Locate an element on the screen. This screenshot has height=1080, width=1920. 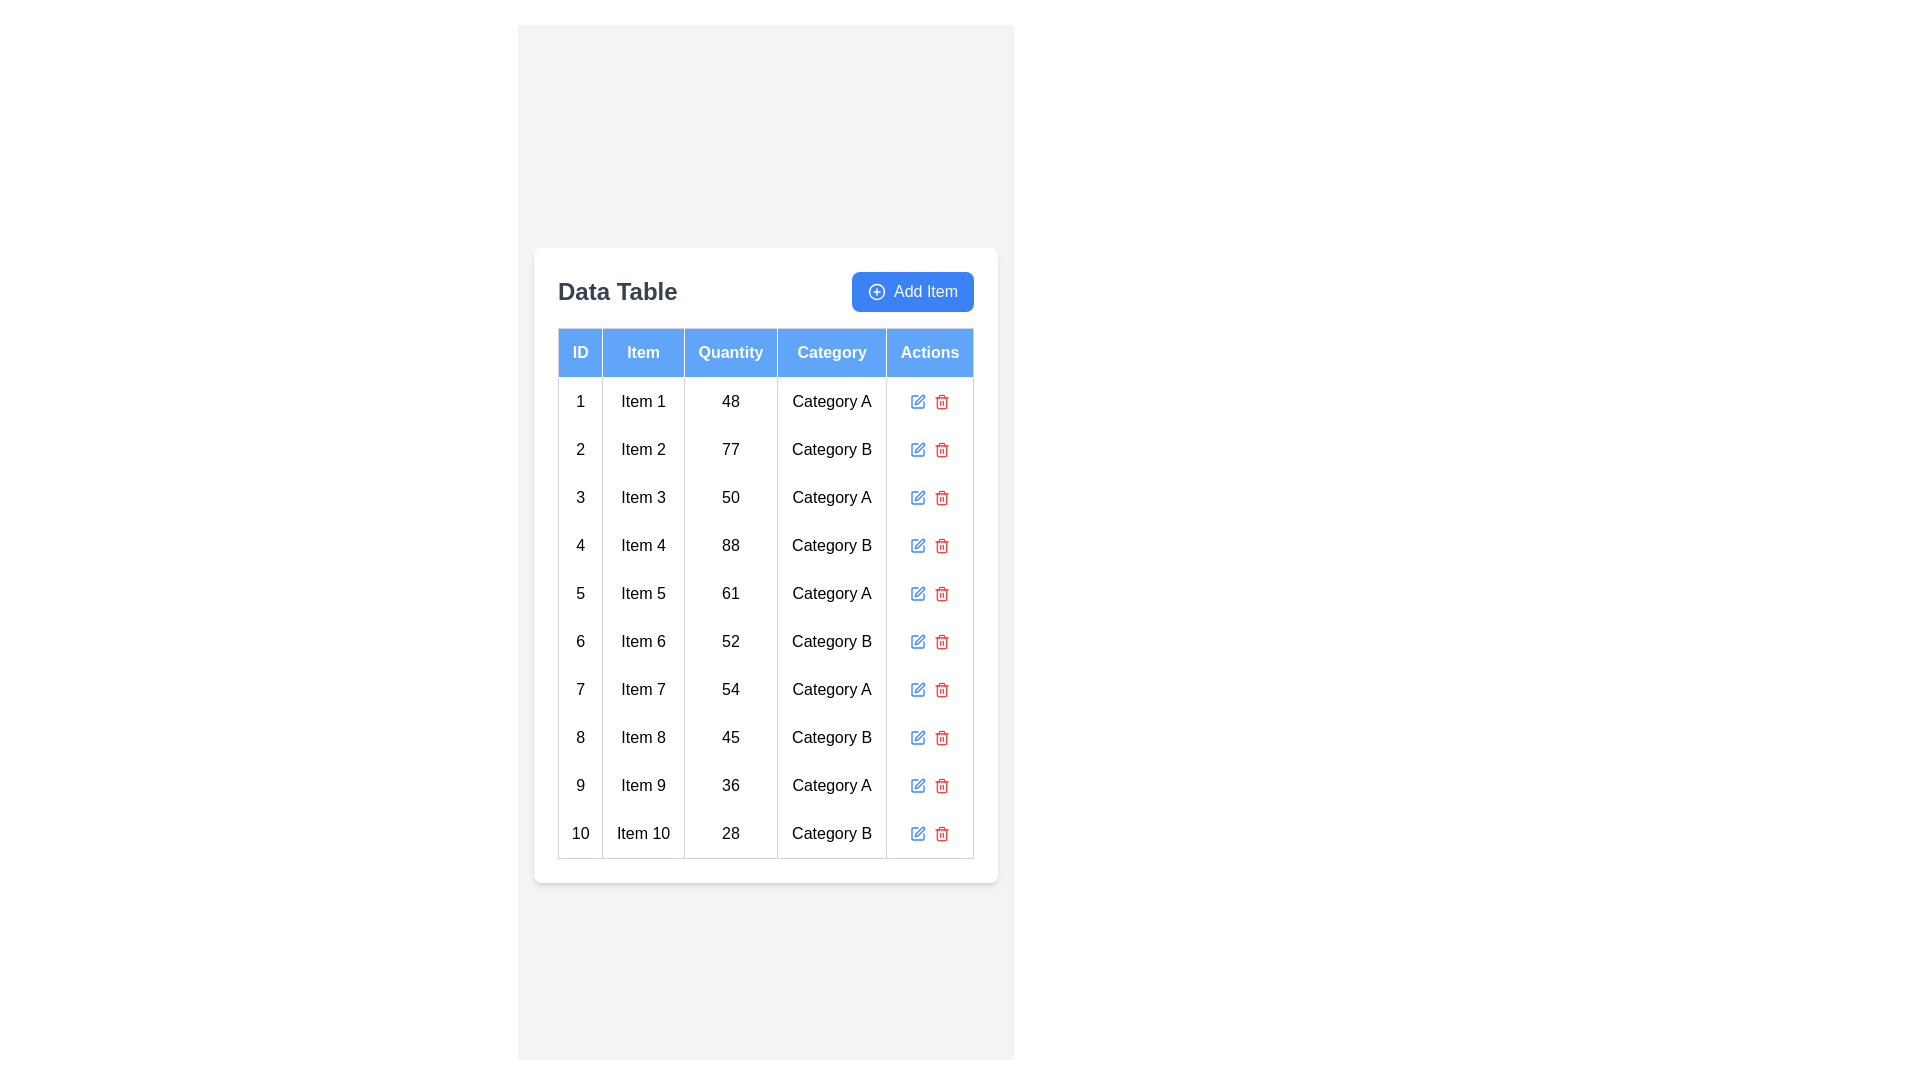
the bold numerical value "36" in the "Quantity" column of the table for "Item 9." is located at coordinates (729, 784).